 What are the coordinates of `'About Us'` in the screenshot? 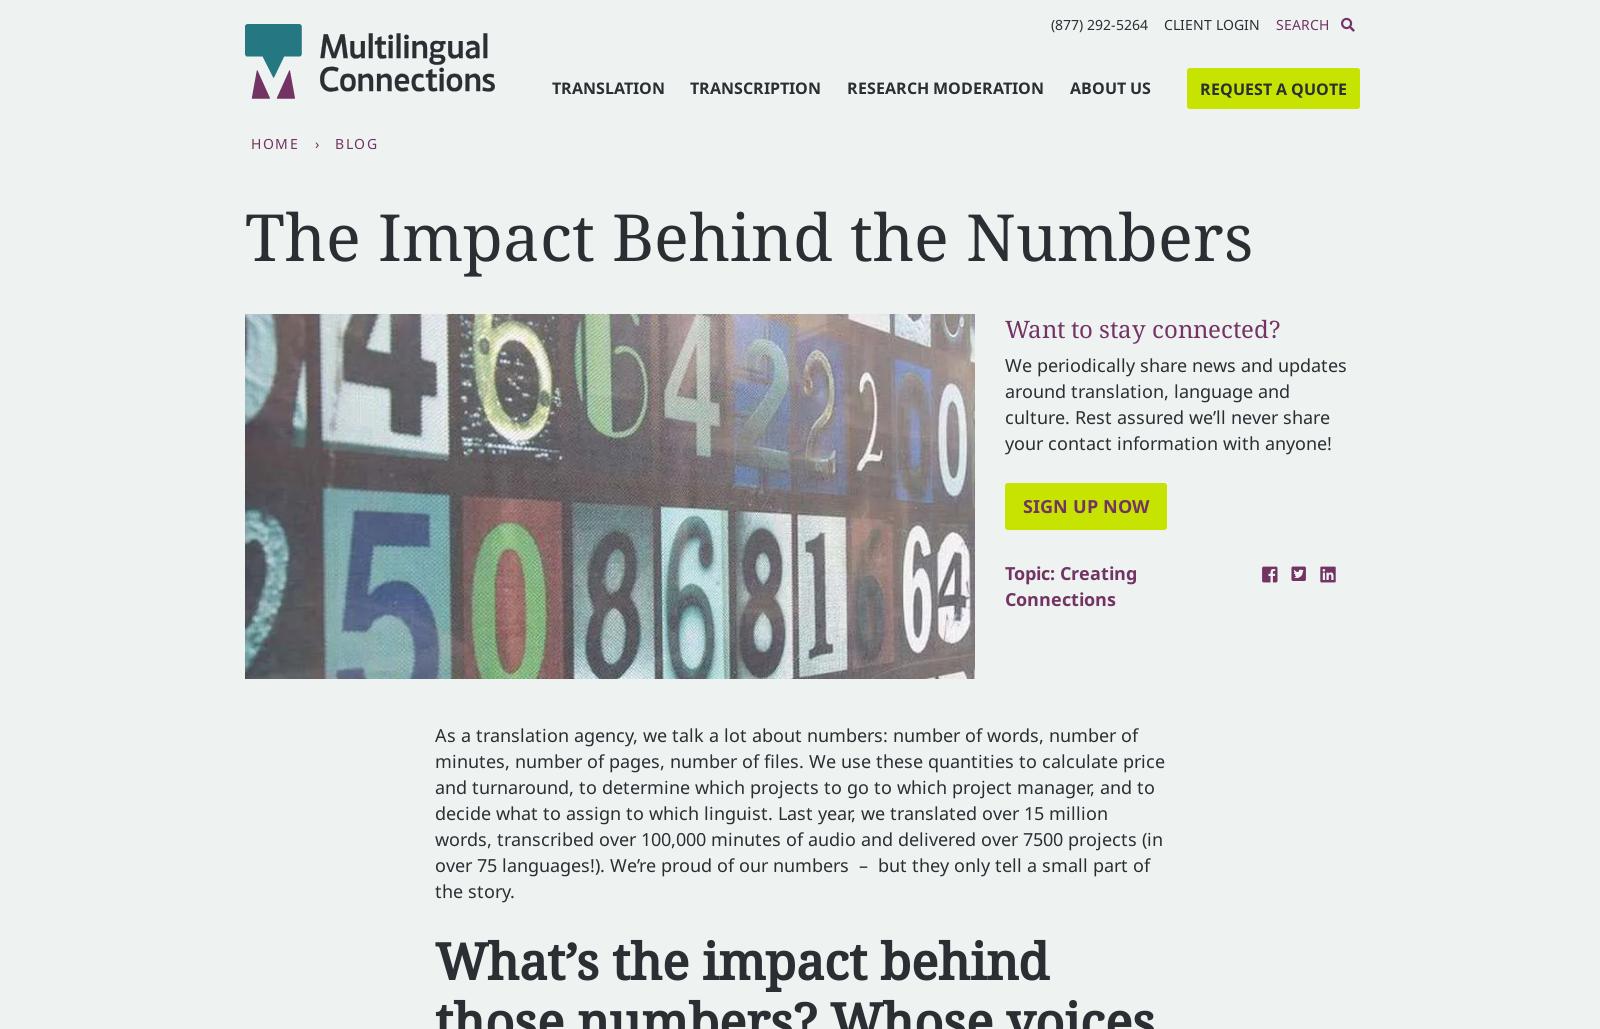 It's located at (1109, 86).